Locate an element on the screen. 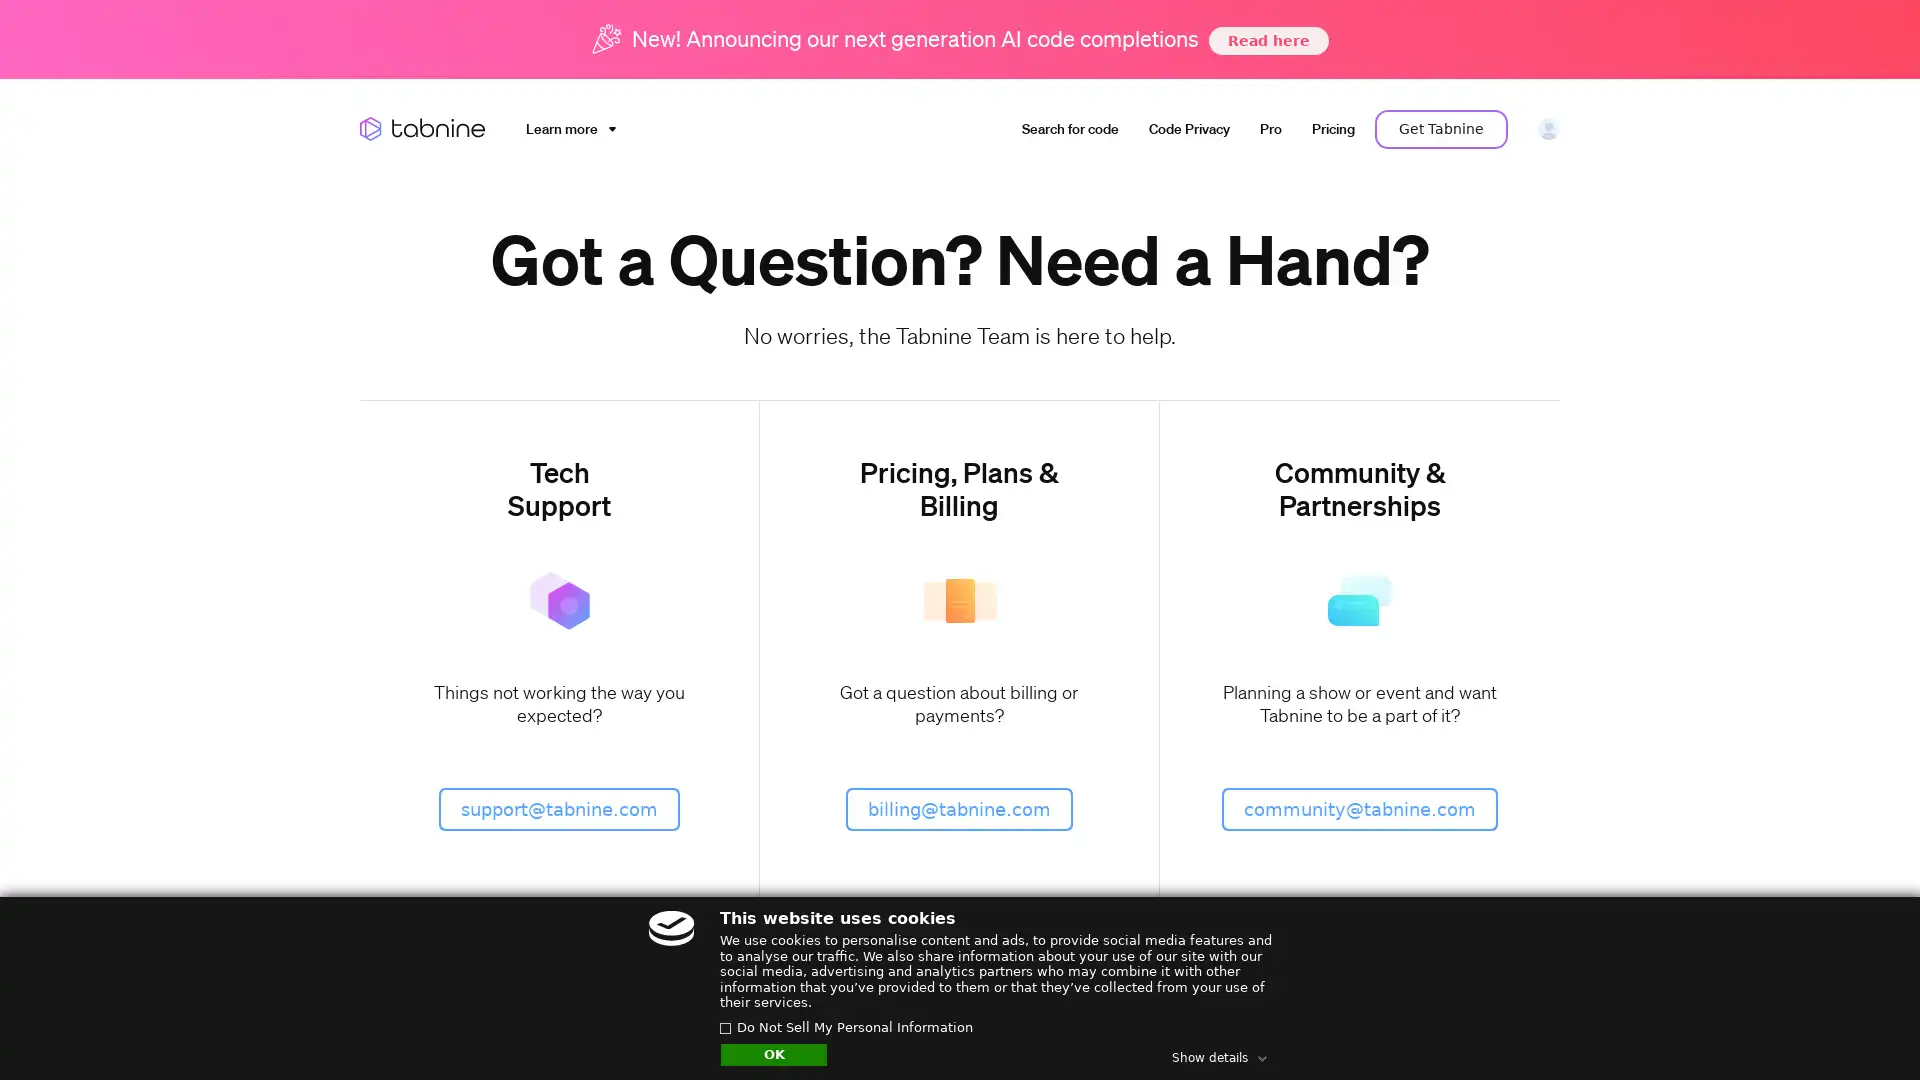 Image resolution: width=1920 pixels, height=1080 pixels. support@tabnine.com is located at coordinates (559, 807).